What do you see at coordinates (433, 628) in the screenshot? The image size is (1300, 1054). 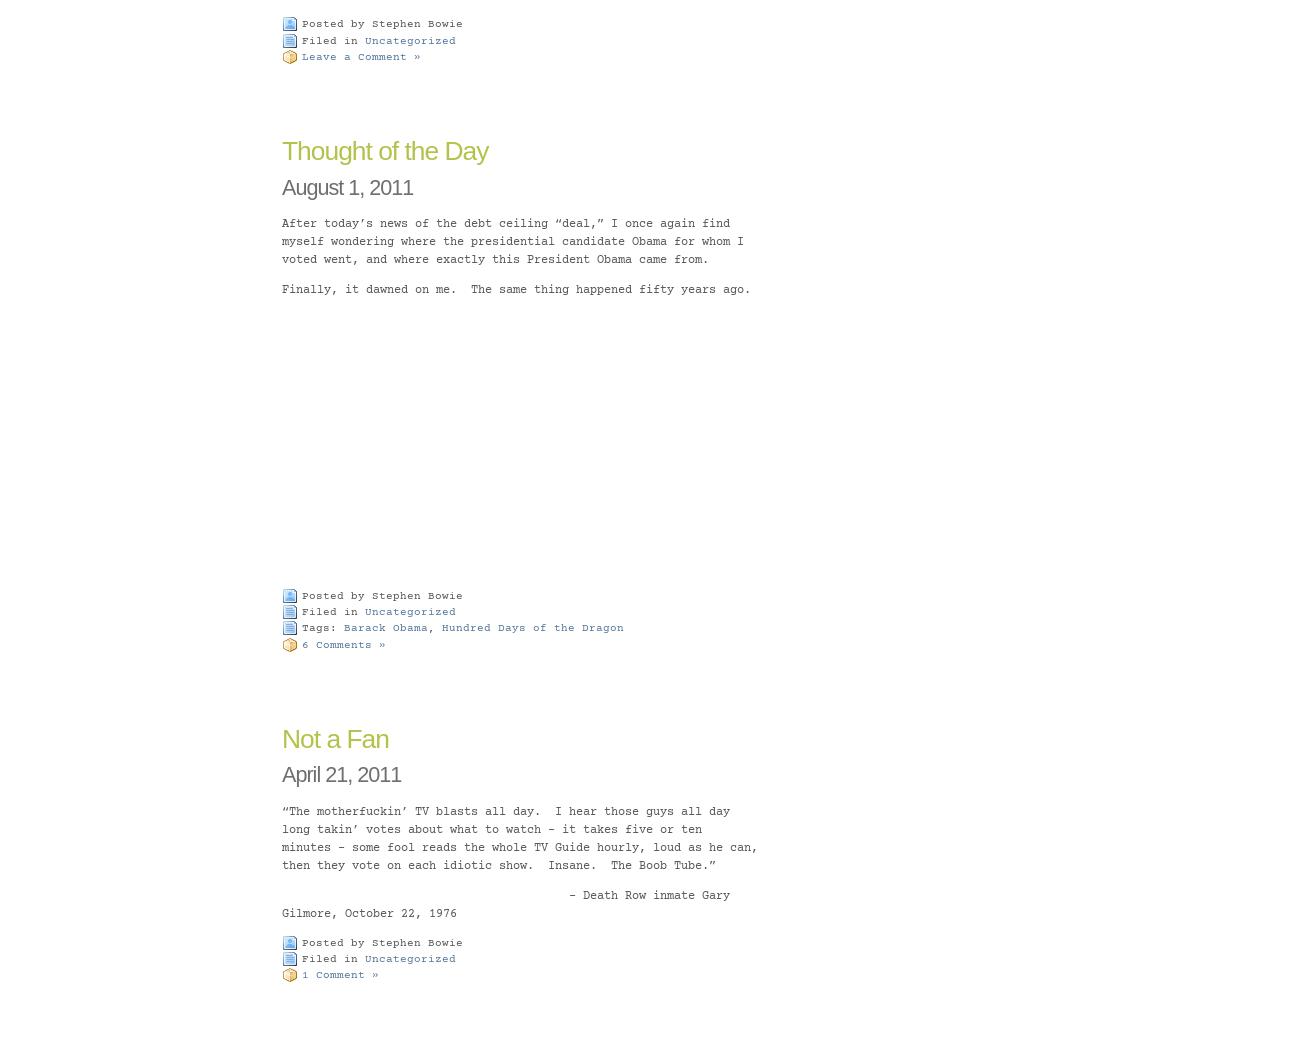 I see `','` at bounding box center [433, 628].